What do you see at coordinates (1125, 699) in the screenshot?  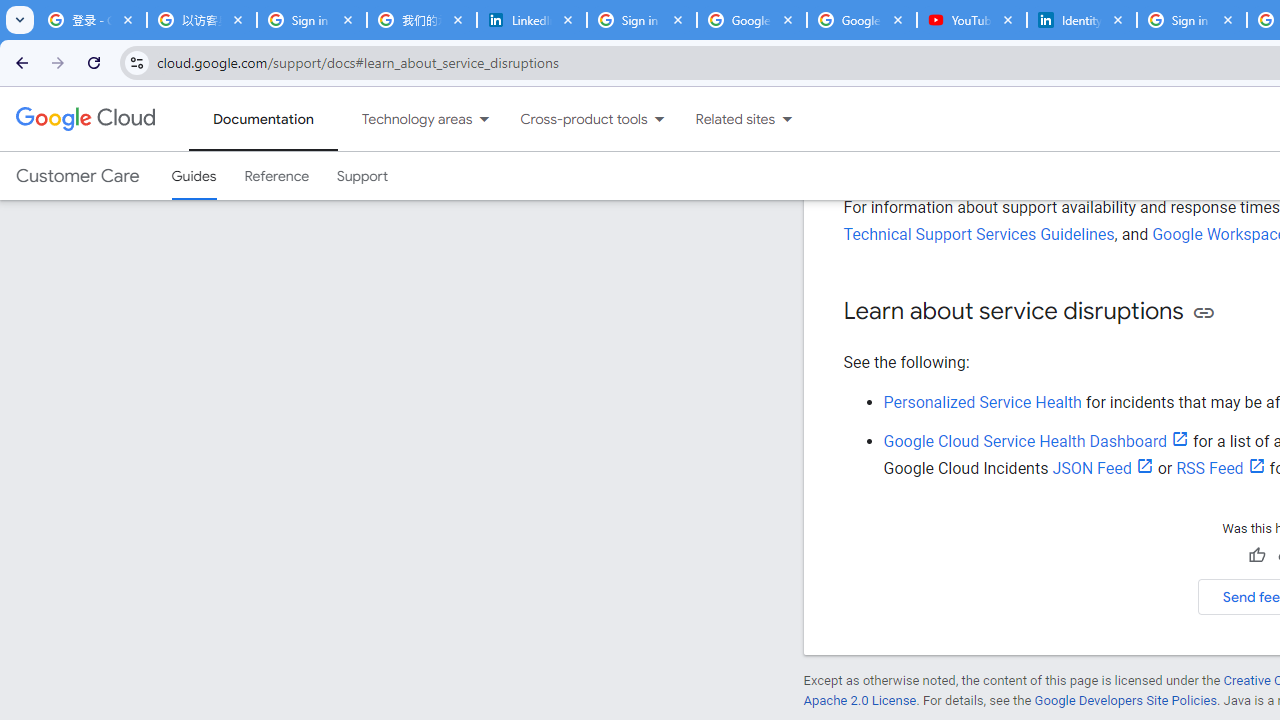 I see `'Google Developers Site Policies'` at bounding box center [1125, 699].